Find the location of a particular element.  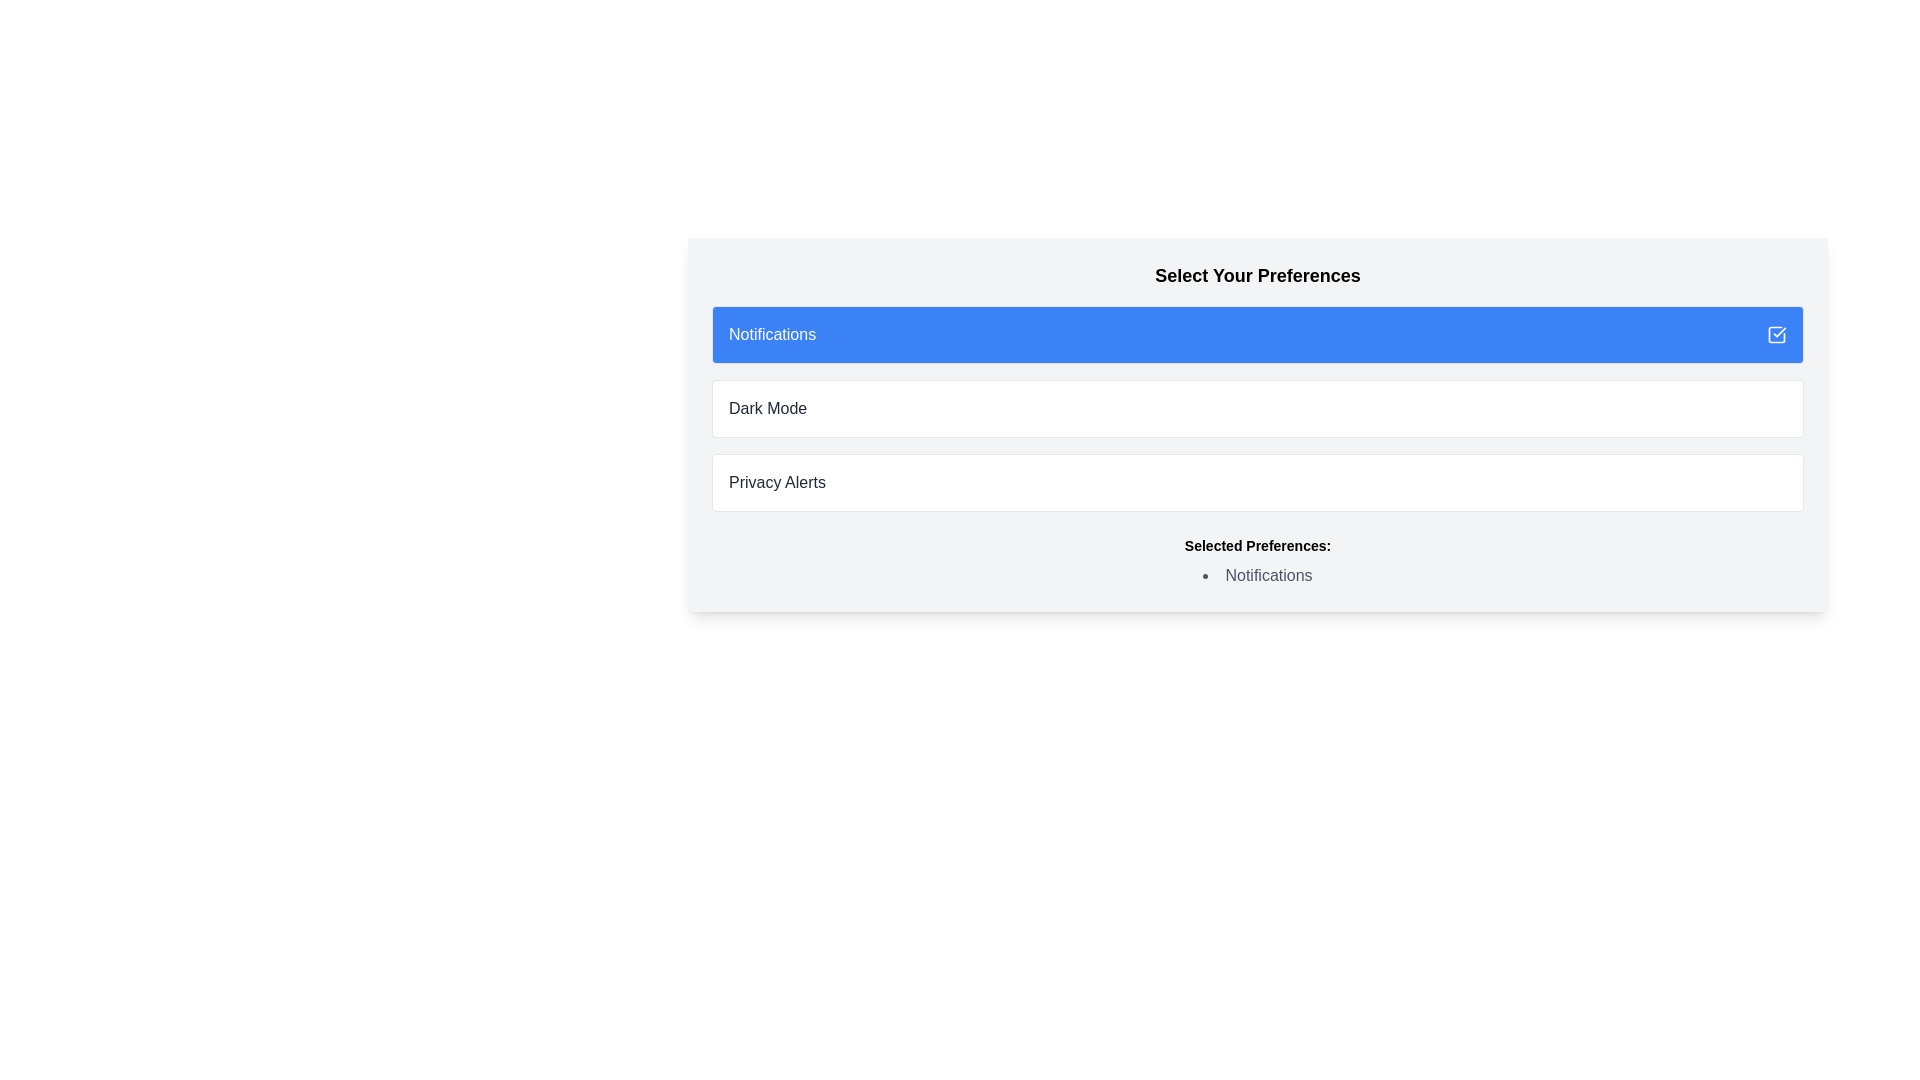

the blue square checkbox icon with a white checkmark, which is part of the preferences selection interface for 'Notifications' is located at coordinates (1776, 334).